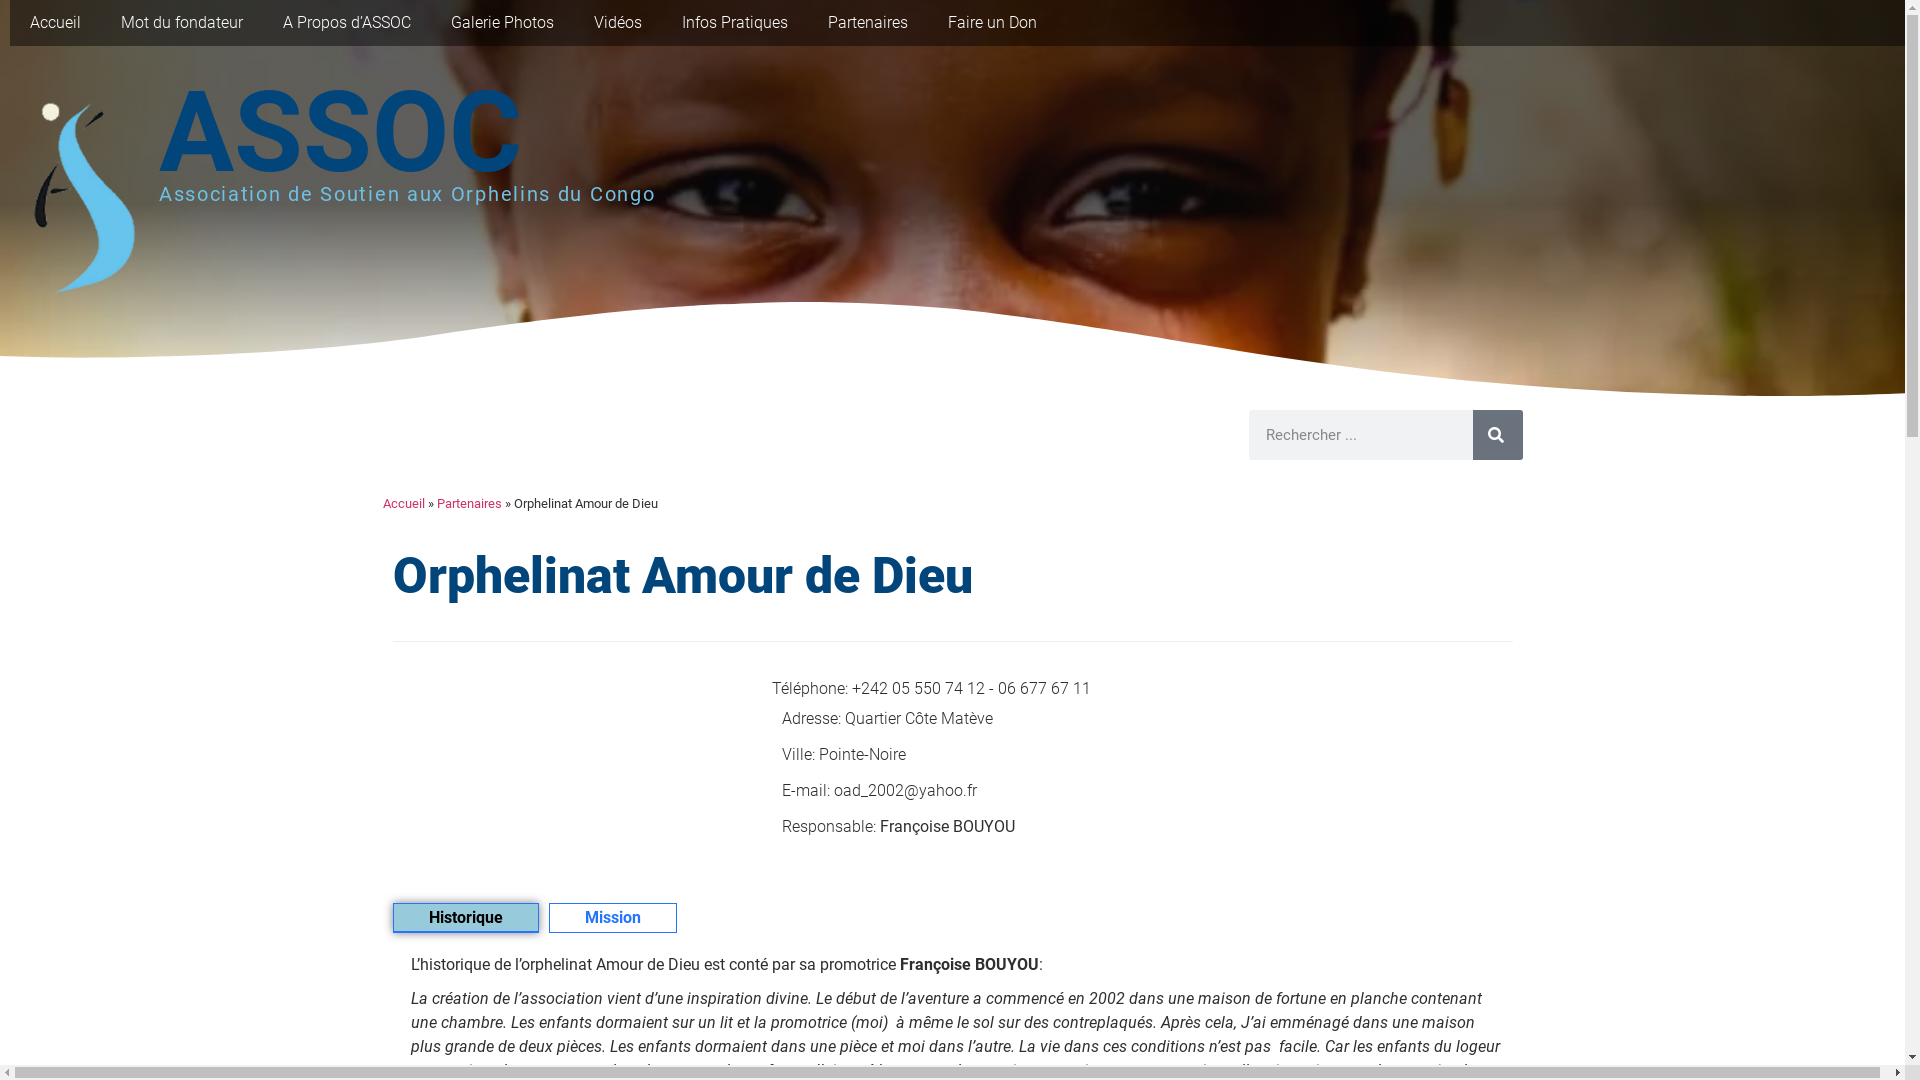  Describe the element at coordinates (610, 918) in the screenshot. I see `'Mission'` at that location.